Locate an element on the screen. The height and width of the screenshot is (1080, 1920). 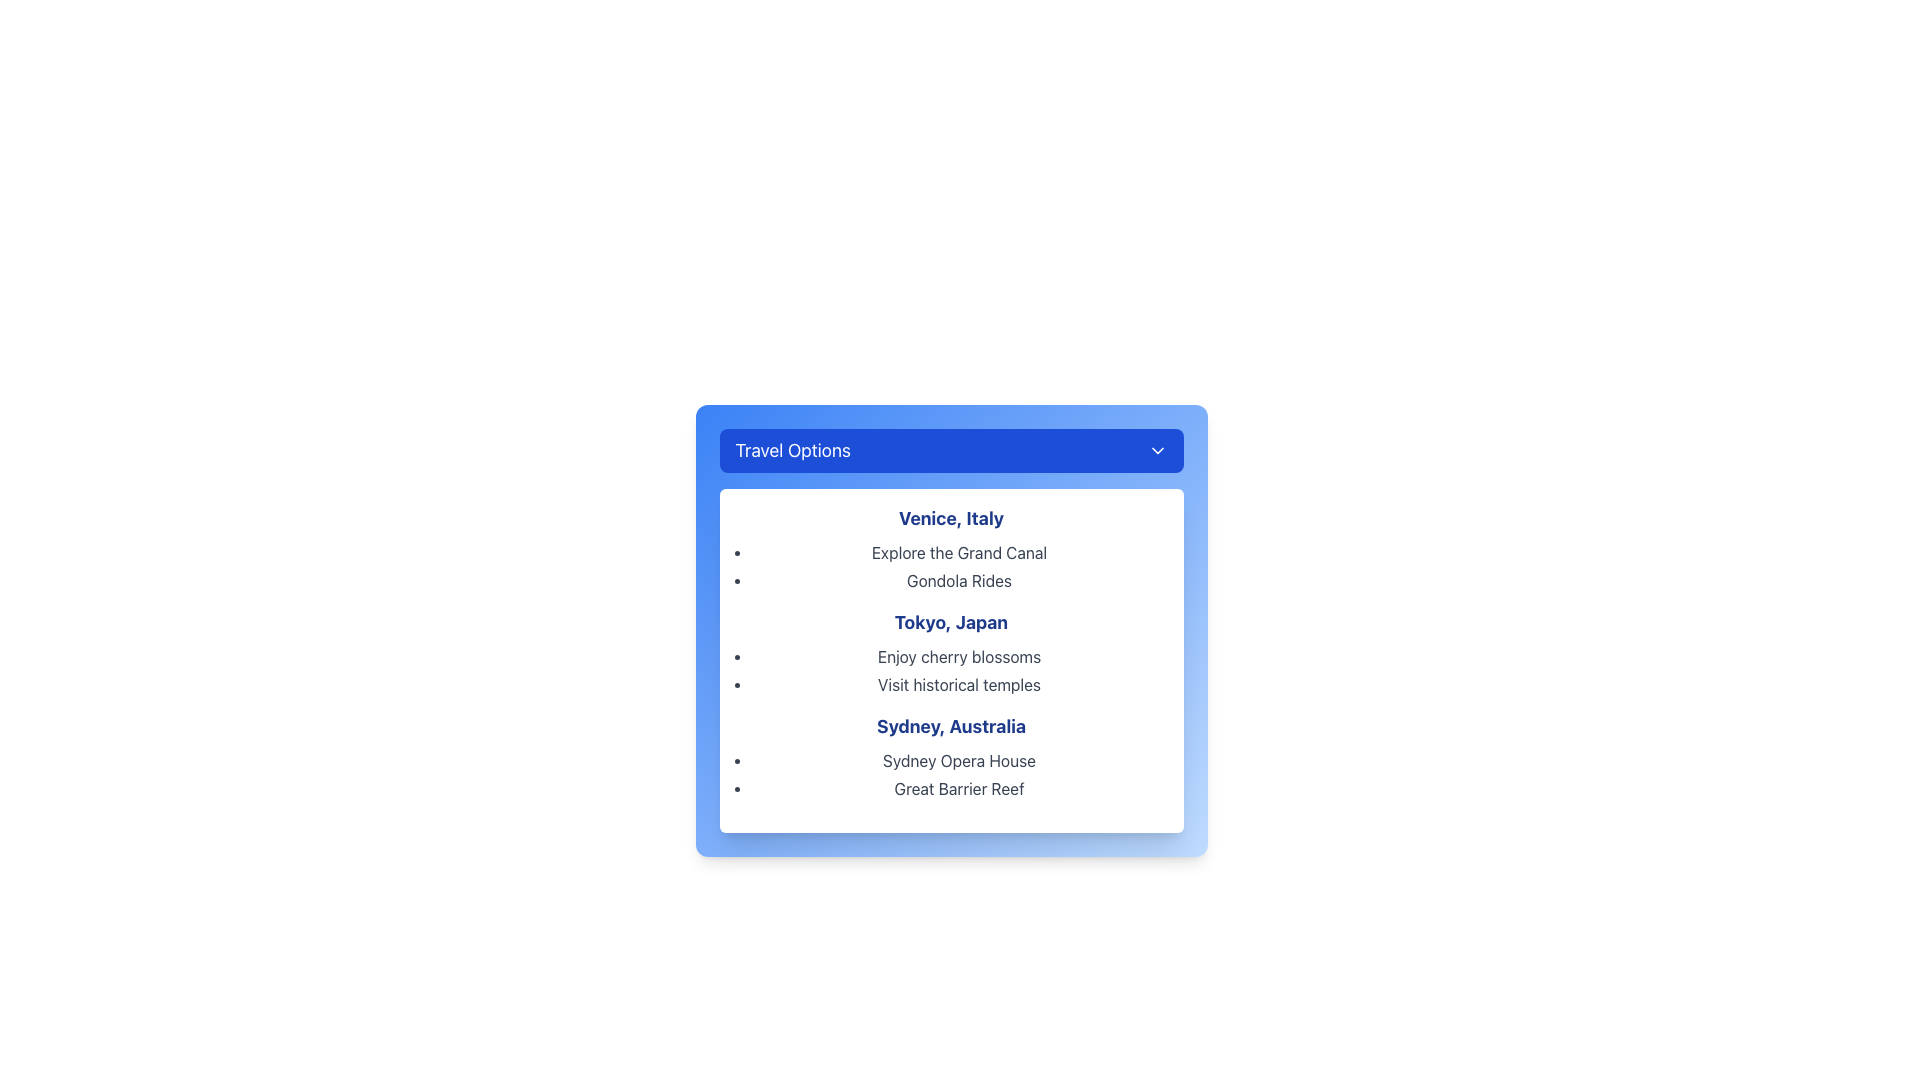
assistive technologies is located at coordinates (958, 684).